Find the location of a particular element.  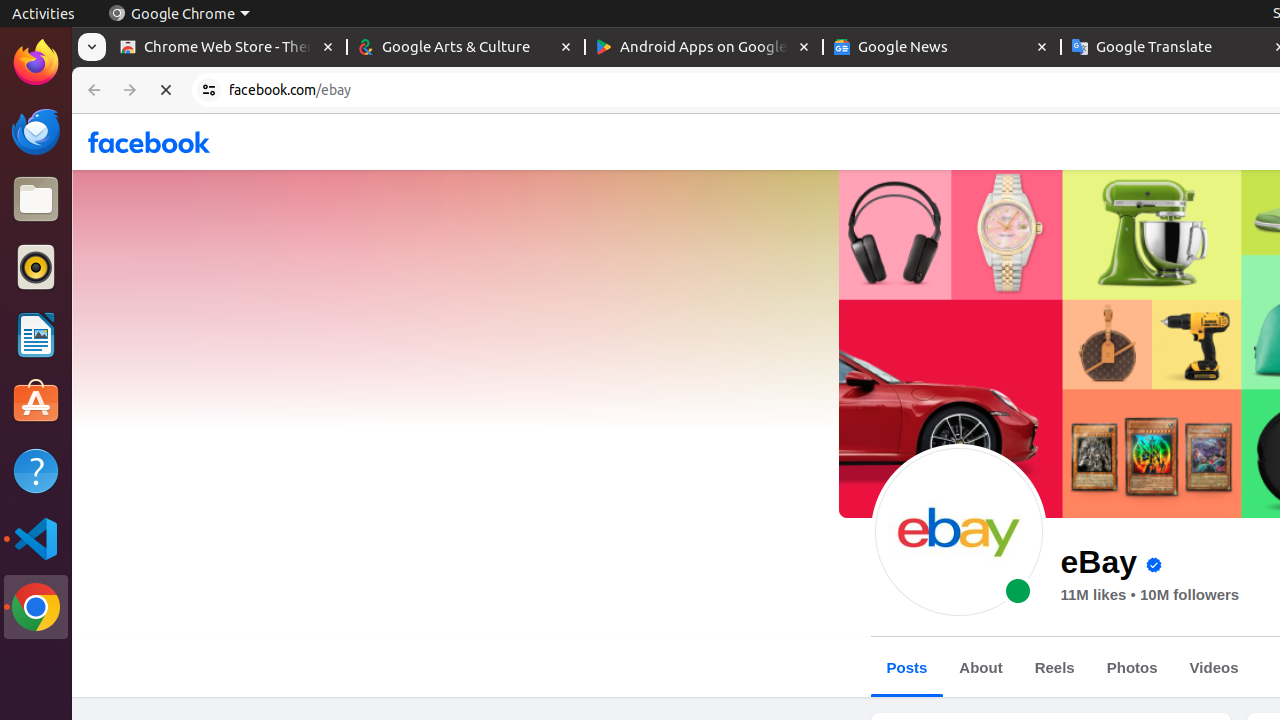

'Rhythmbox' is located at coordinates (35, 265).